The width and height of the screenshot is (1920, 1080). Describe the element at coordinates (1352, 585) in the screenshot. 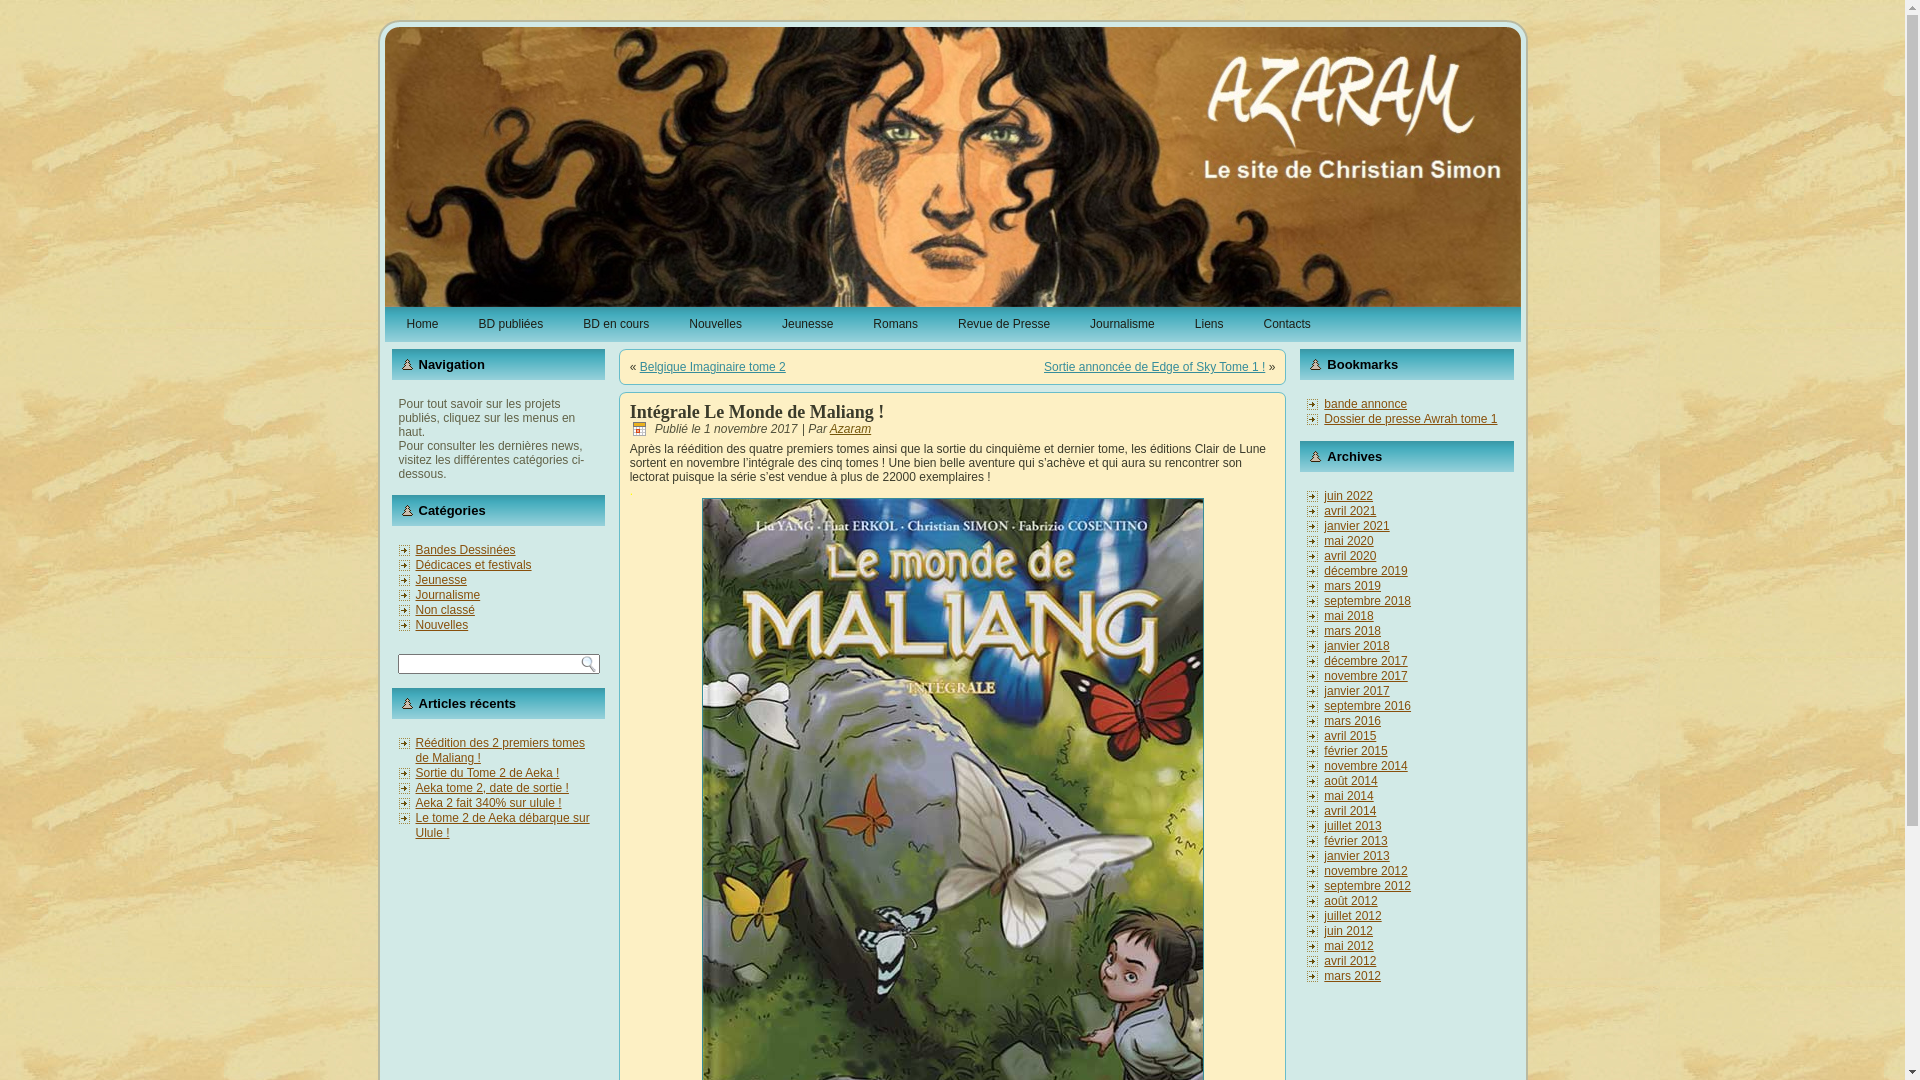

I see `'mars 2019'` at that location.